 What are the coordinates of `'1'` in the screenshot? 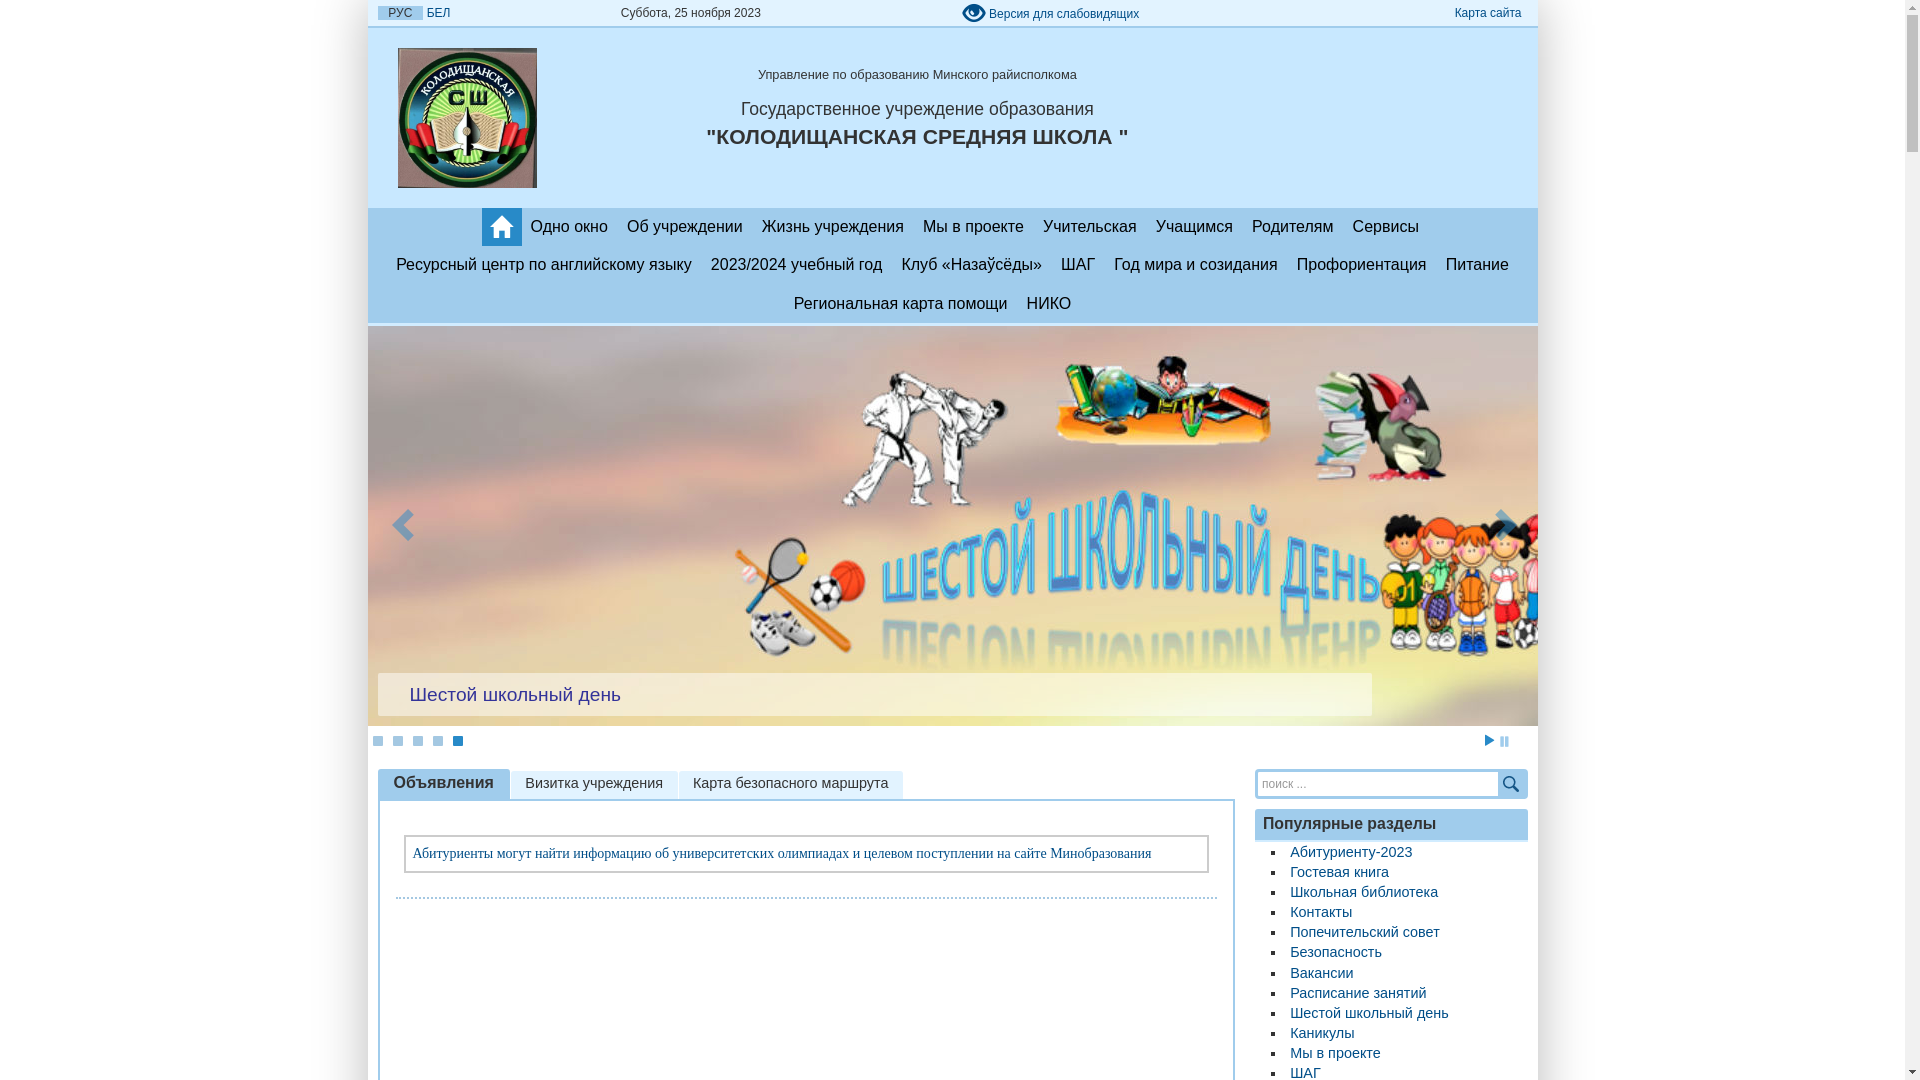 It's located at (377, 740).